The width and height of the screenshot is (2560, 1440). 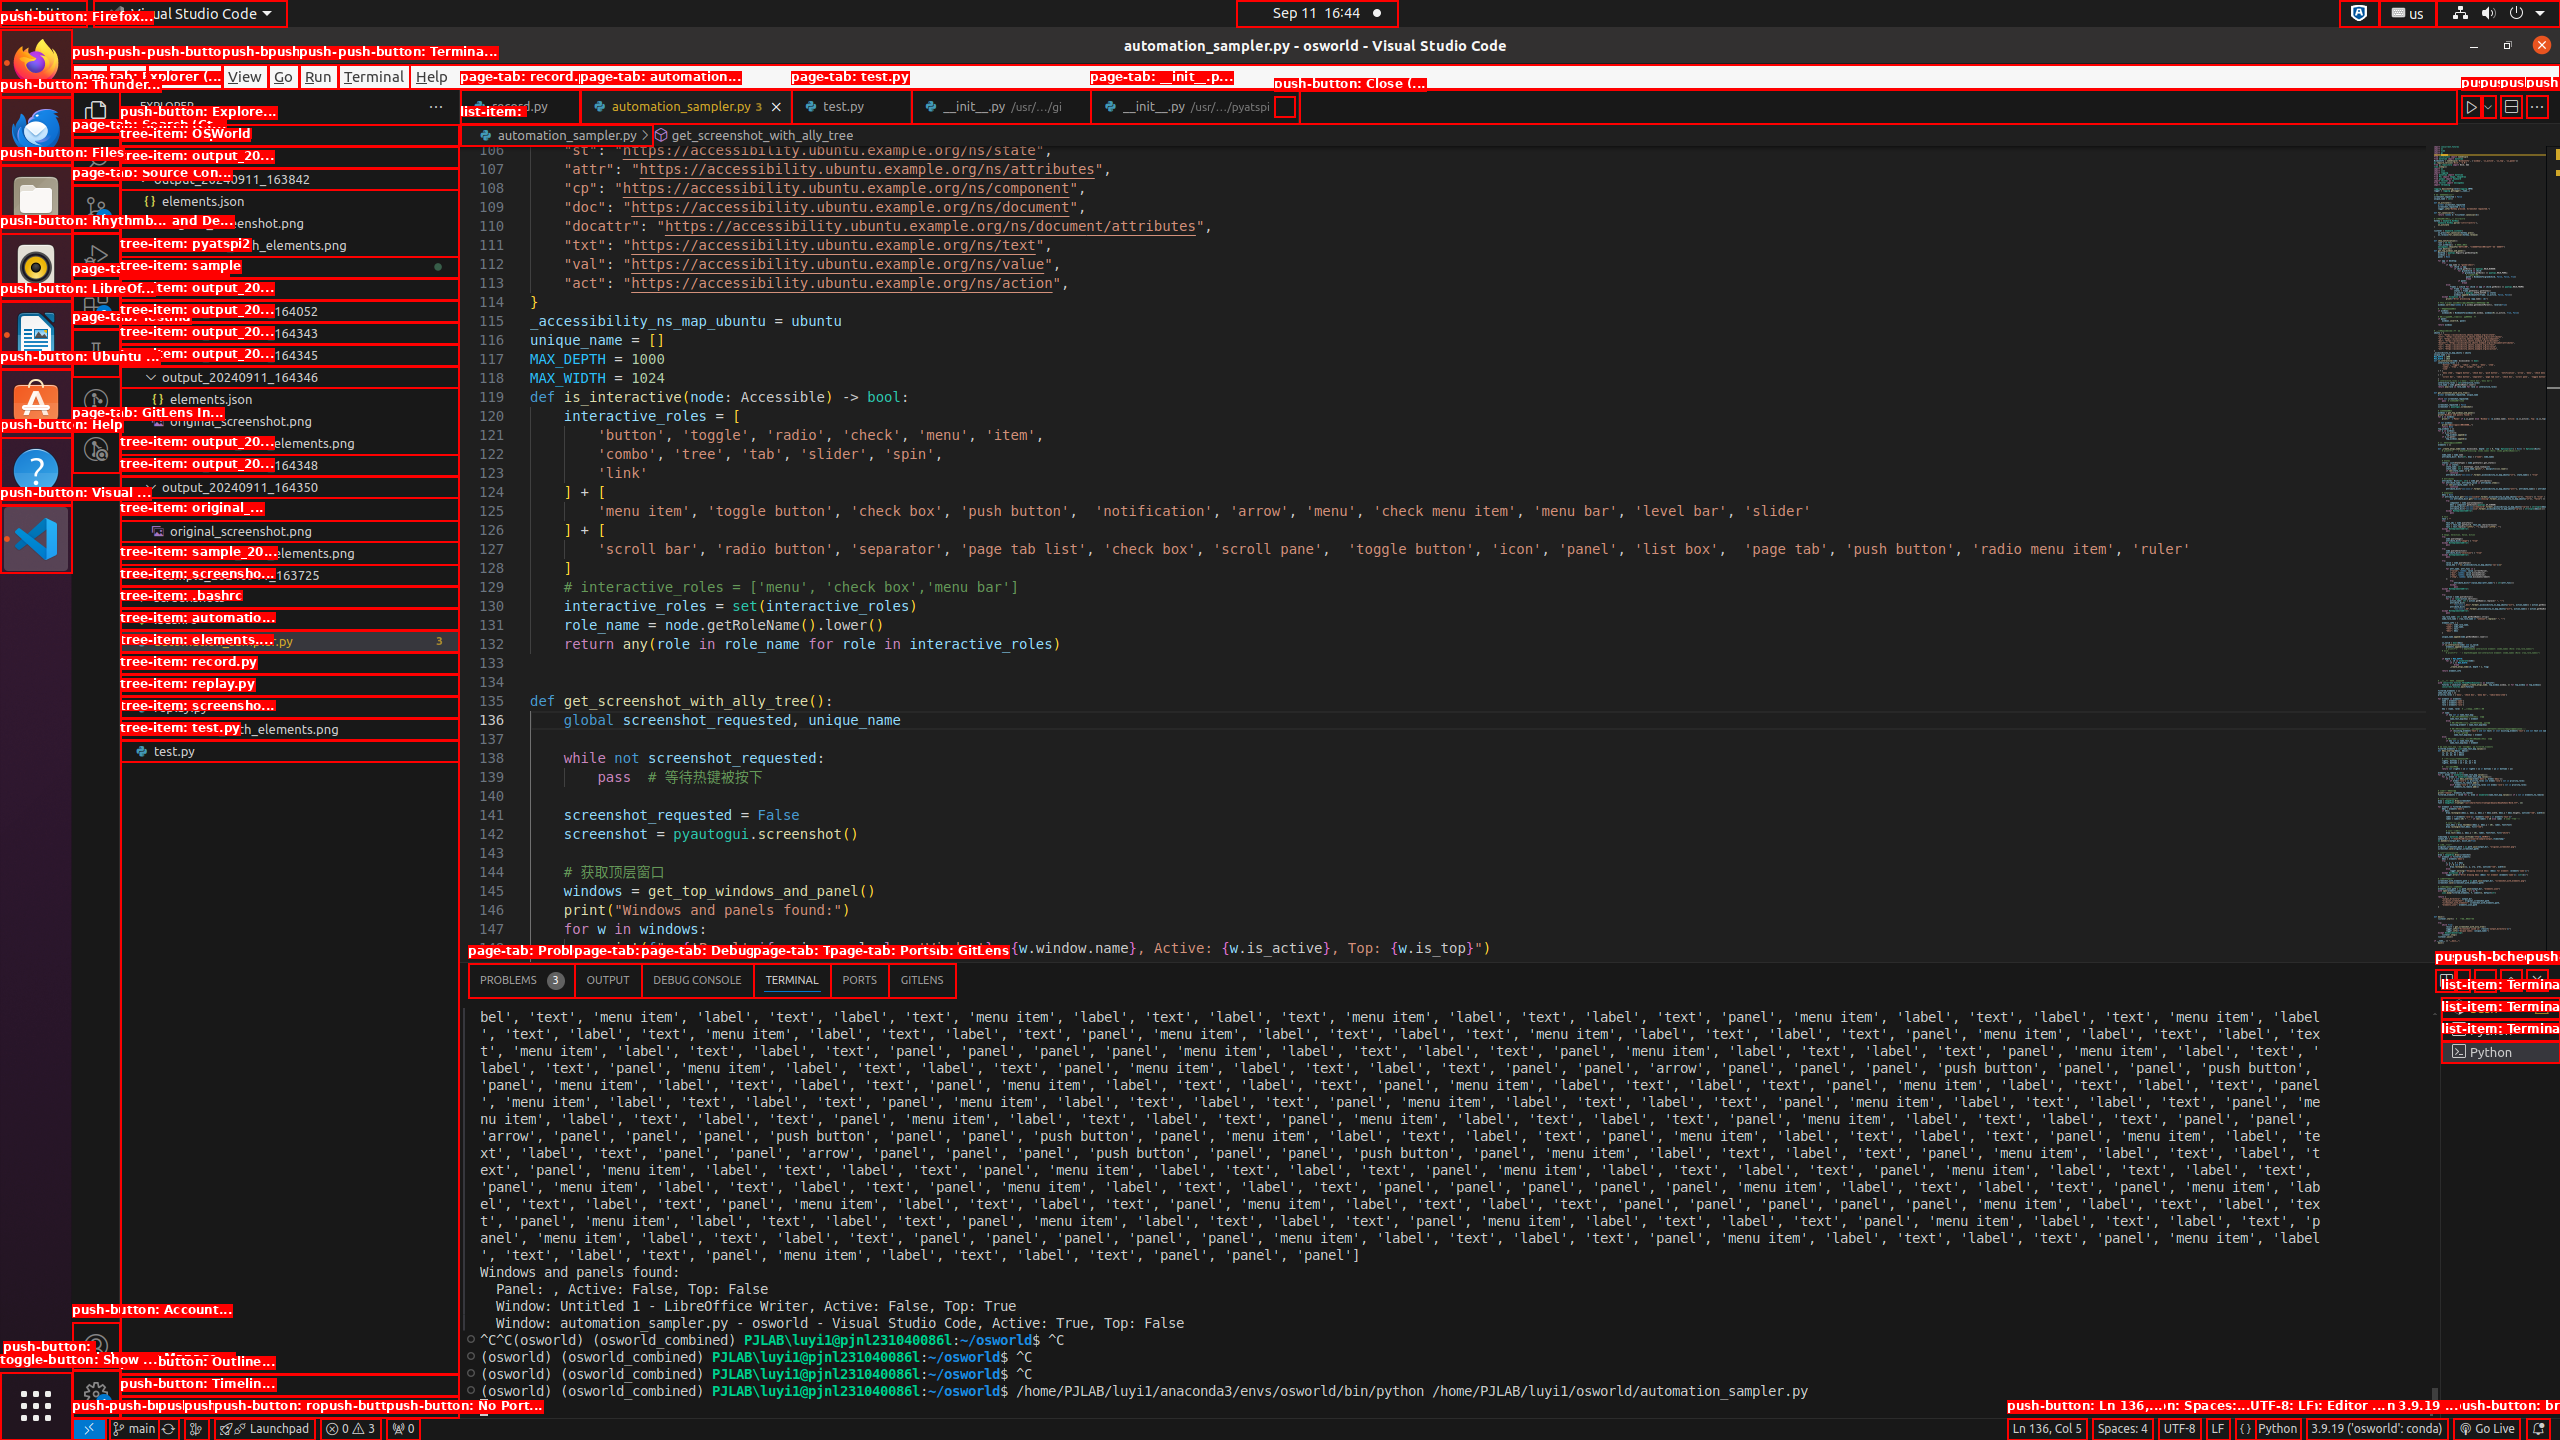 I want to click on 'Output (Ctrl+K Ctrl+H)', so click(x=607, y=980).